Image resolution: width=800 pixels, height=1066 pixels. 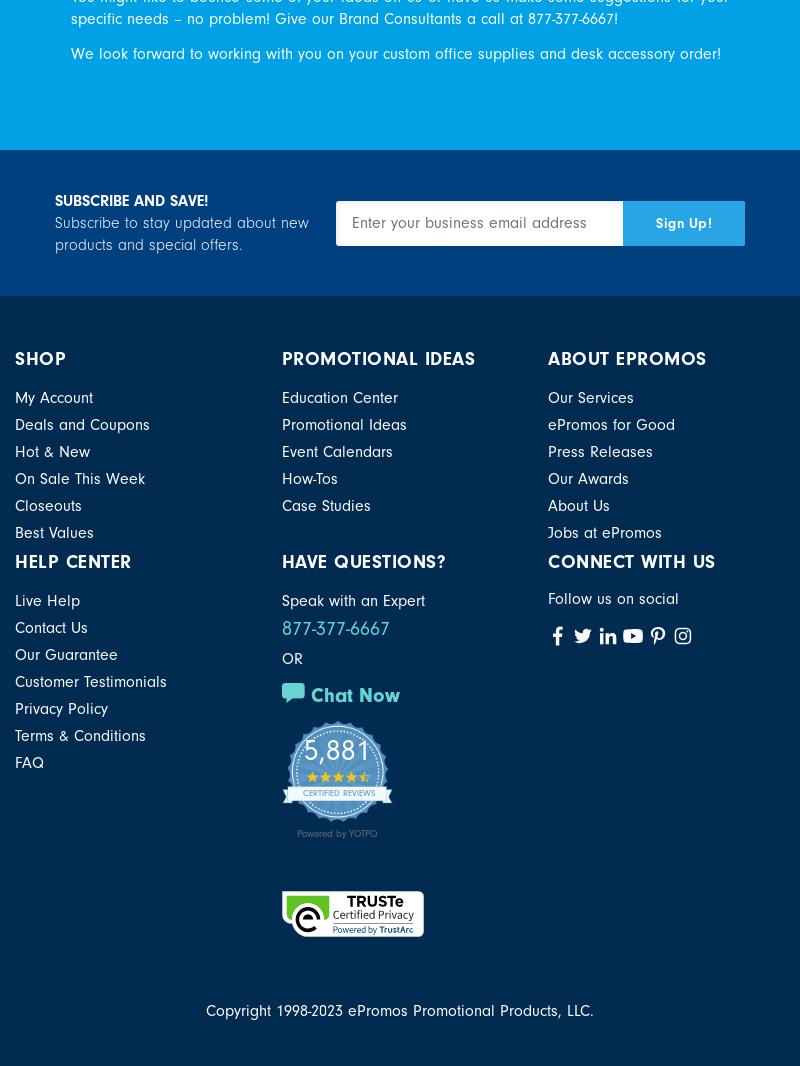 I want to click on 'Certified reviews', so click(x=338, y=791).